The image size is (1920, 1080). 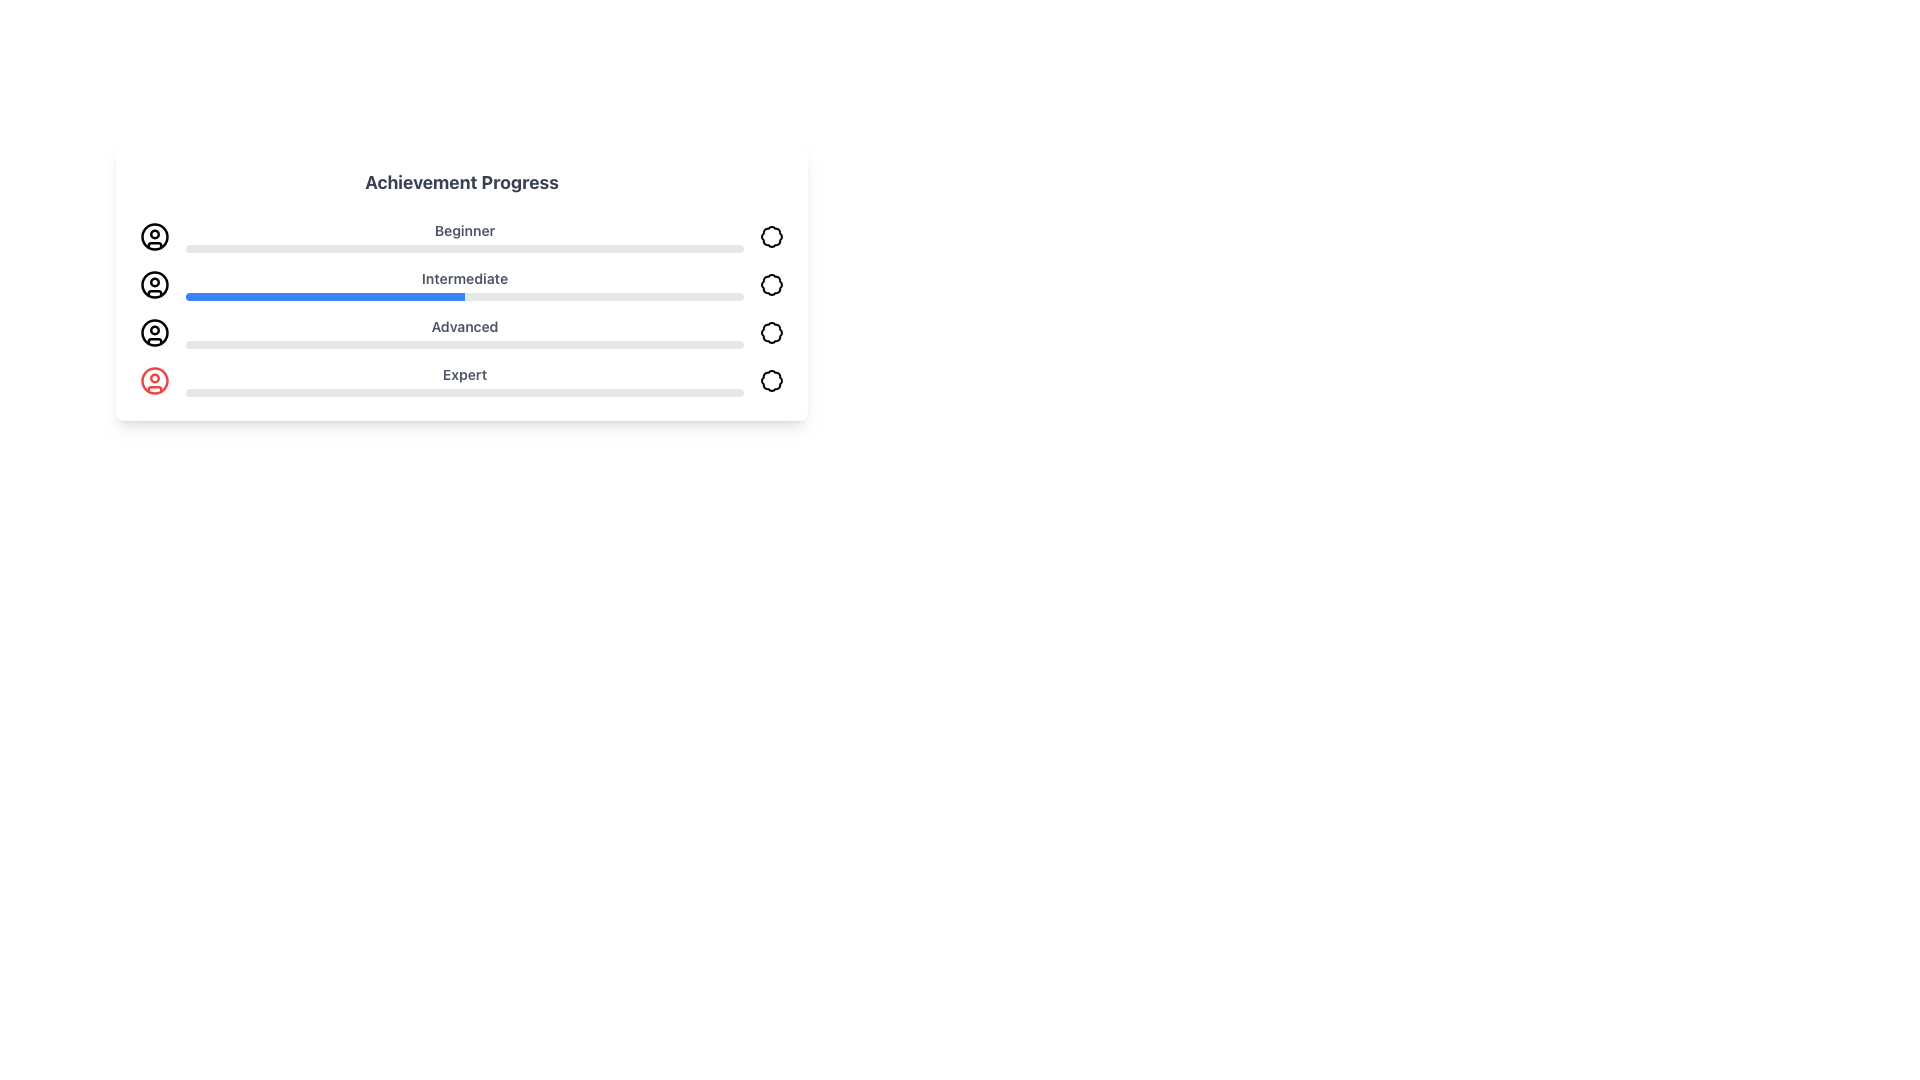 I want to click on the Icon or Badge that indicates progress or achievement, located in the horizontal list to the right of the 'Advanced' row, which is below 'Intermediate' and above 'Expert.', so click(x=771, y=331).